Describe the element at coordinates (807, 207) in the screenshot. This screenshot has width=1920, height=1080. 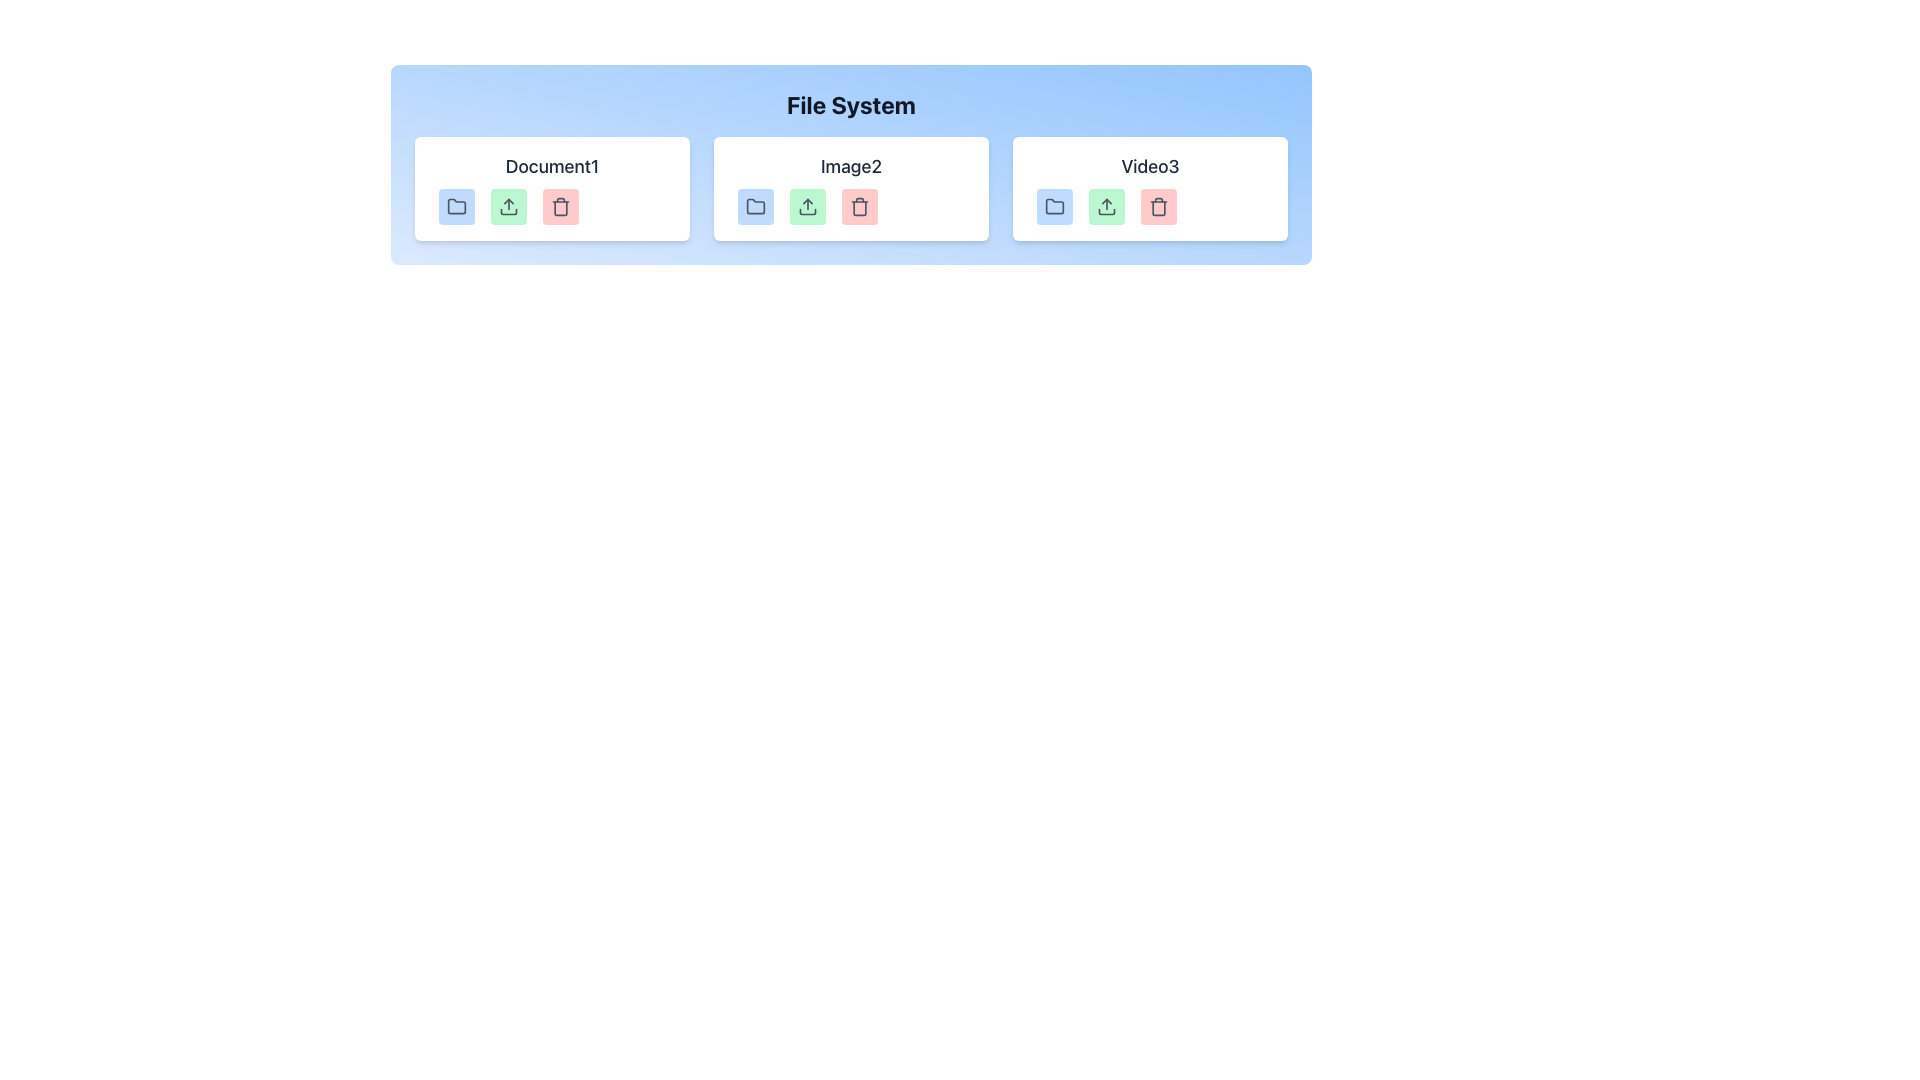
I see `the upload button located in the middle section of three horizontally aligned buttons under the 'Image2' label, which features an upward-pointing arrow icon` at that location.